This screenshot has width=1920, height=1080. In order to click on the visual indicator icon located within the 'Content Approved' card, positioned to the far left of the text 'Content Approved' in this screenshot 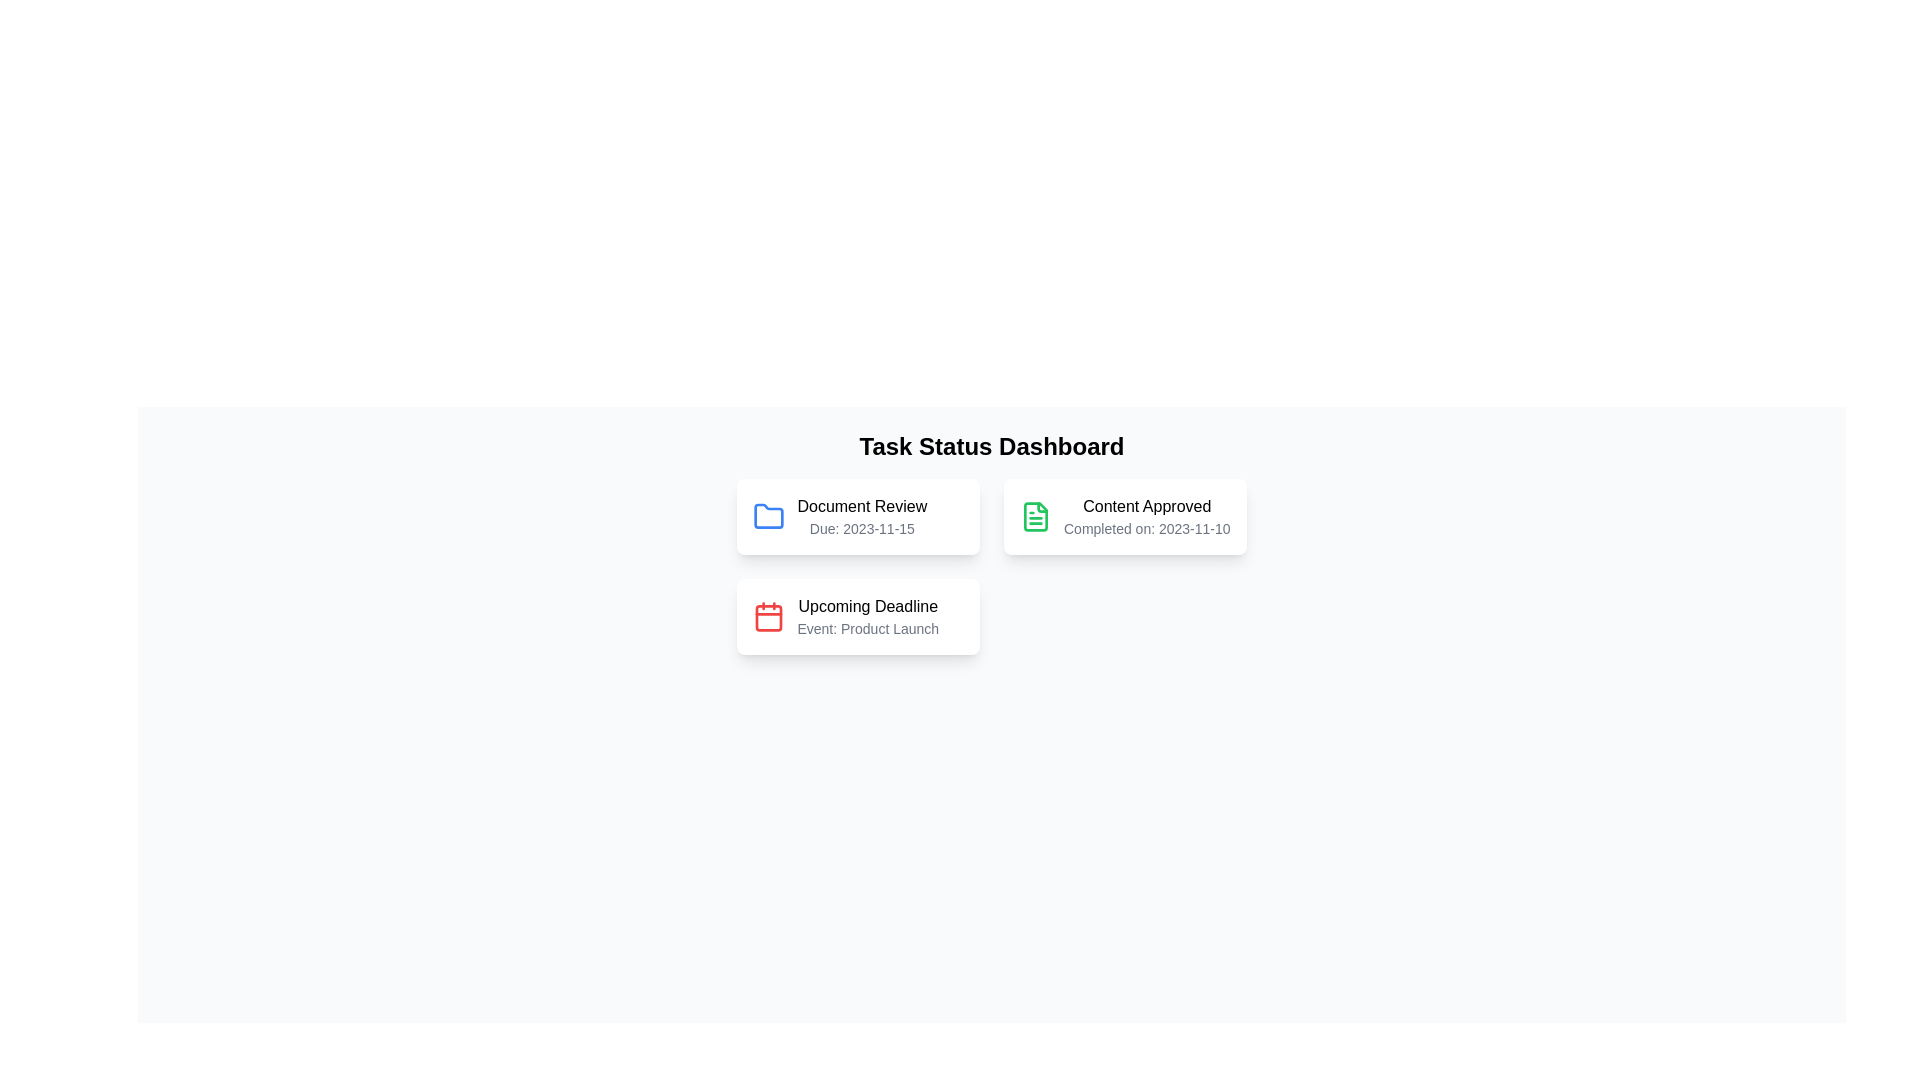, I will do `click(1036, 515)`.